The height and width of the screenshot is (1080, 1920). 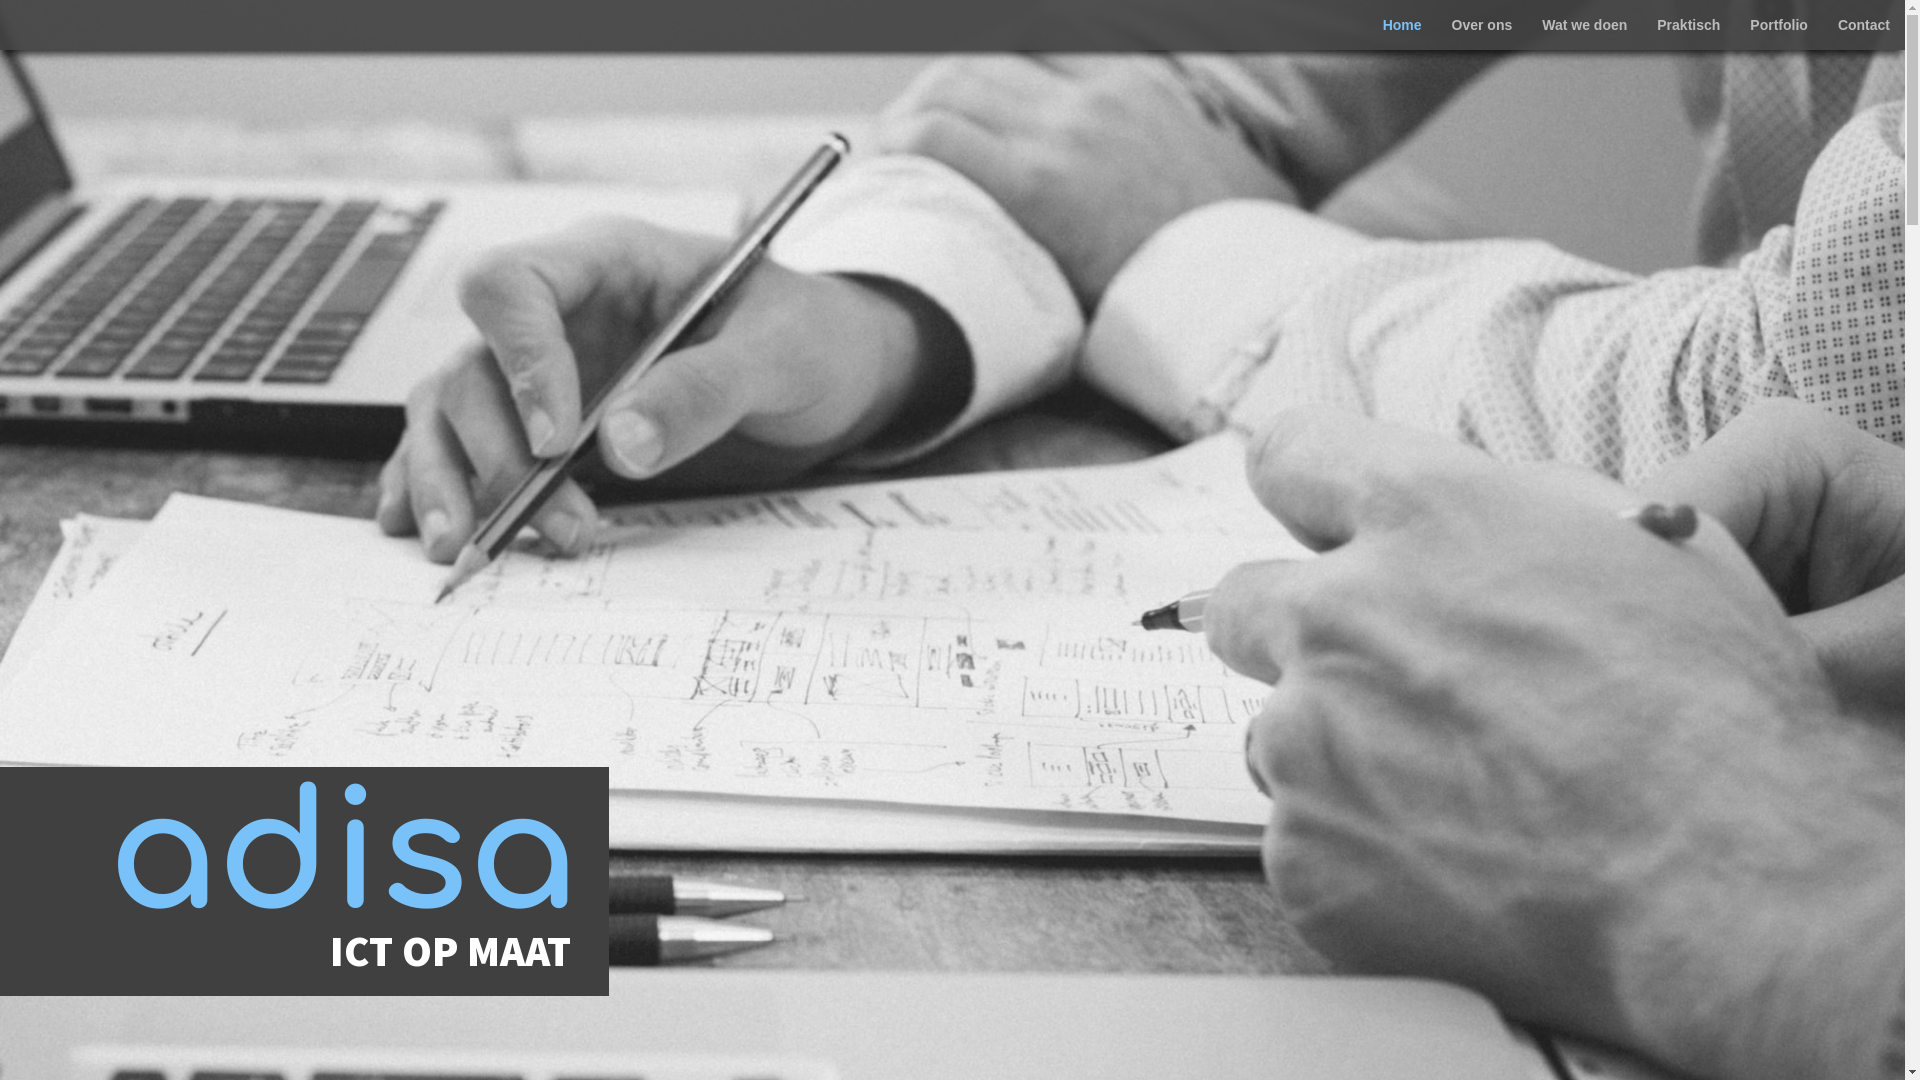 What do you see at coordinates (1482, 24) in the screenshot?
I see `'Over ons'` at bounding box center [1482, 24].